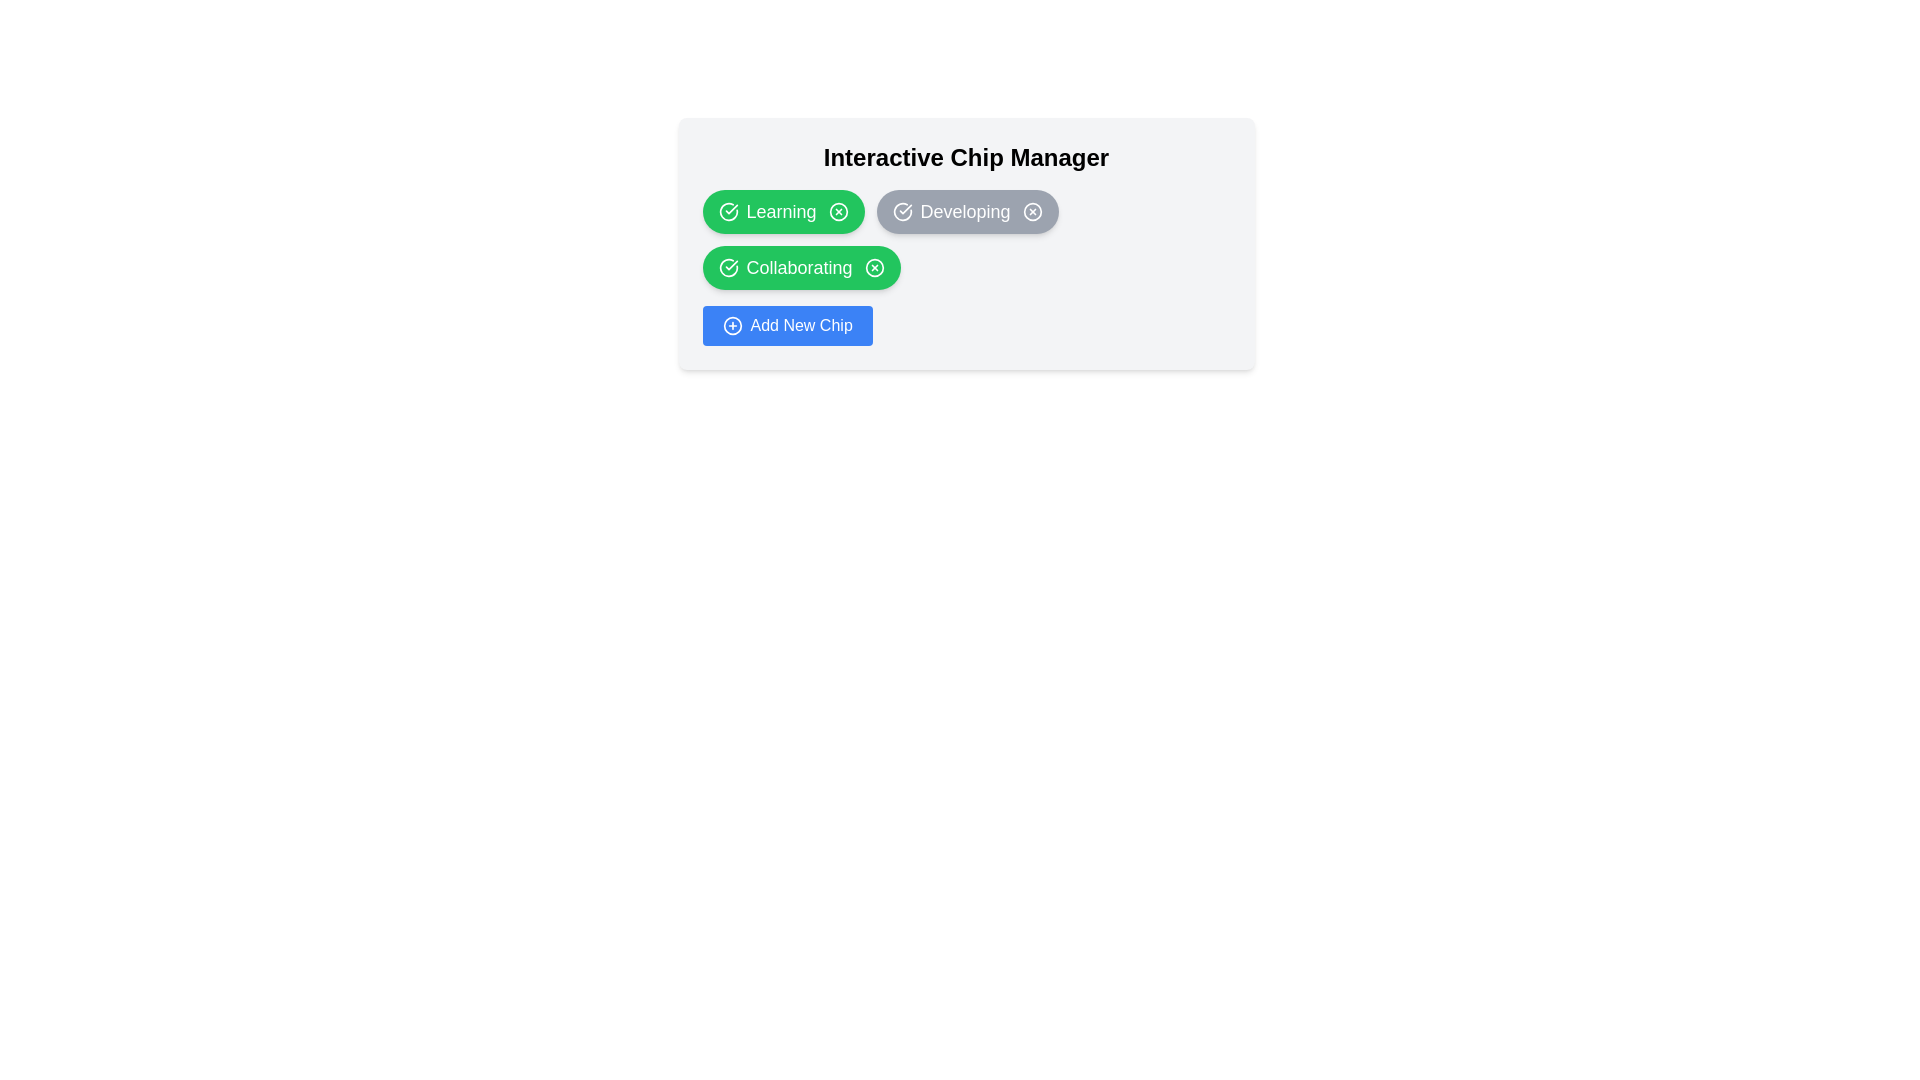  Describe the element at coordinates (727, 266) in the screenshot. I see `the checked icon indicating the confirmed state for the 'Collaborating' chip, which is the first icon in its component` at that location.